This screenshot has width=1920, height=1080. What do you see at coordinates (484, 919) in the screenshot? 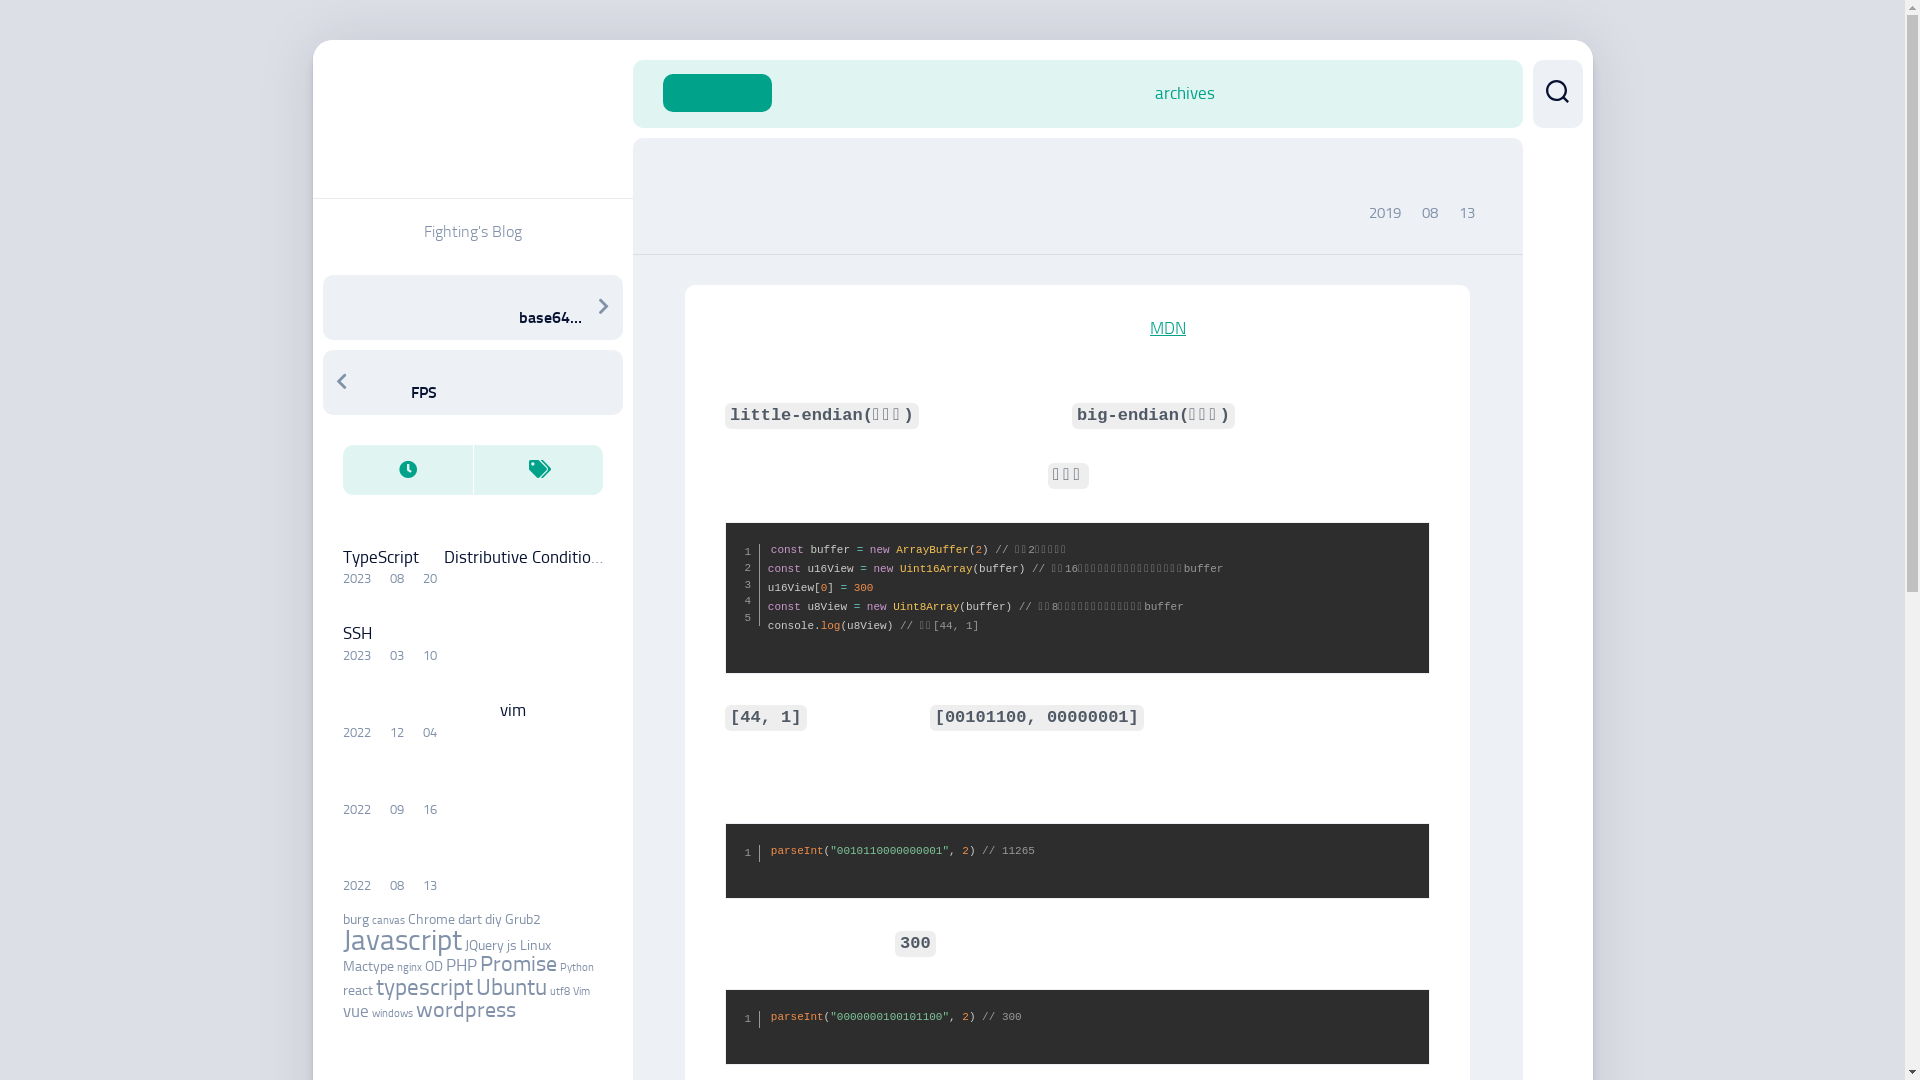
I see `'diy'` at bounding box center [484, 919].